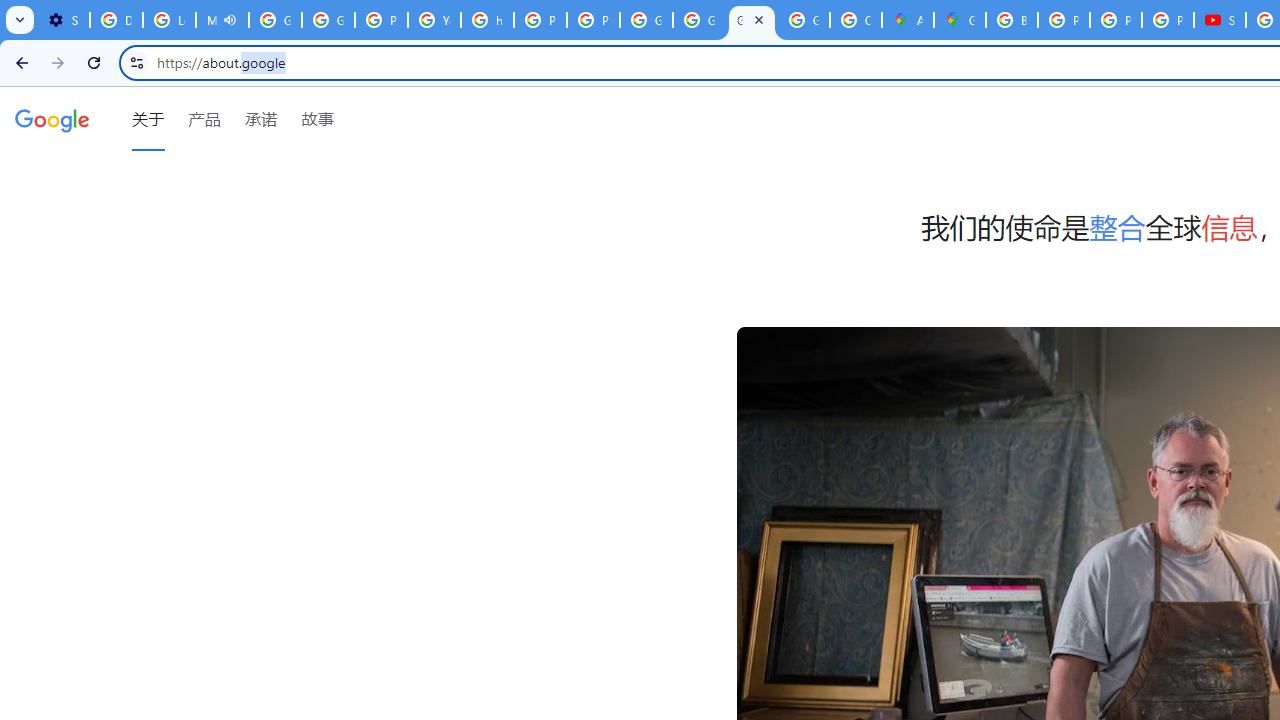 This screenshot has height=720, width=1280. What do you see at coordinates (63, 20) in the screenshot?
I see `'Settings - Customize profile'` at bounding box center [63, 20].